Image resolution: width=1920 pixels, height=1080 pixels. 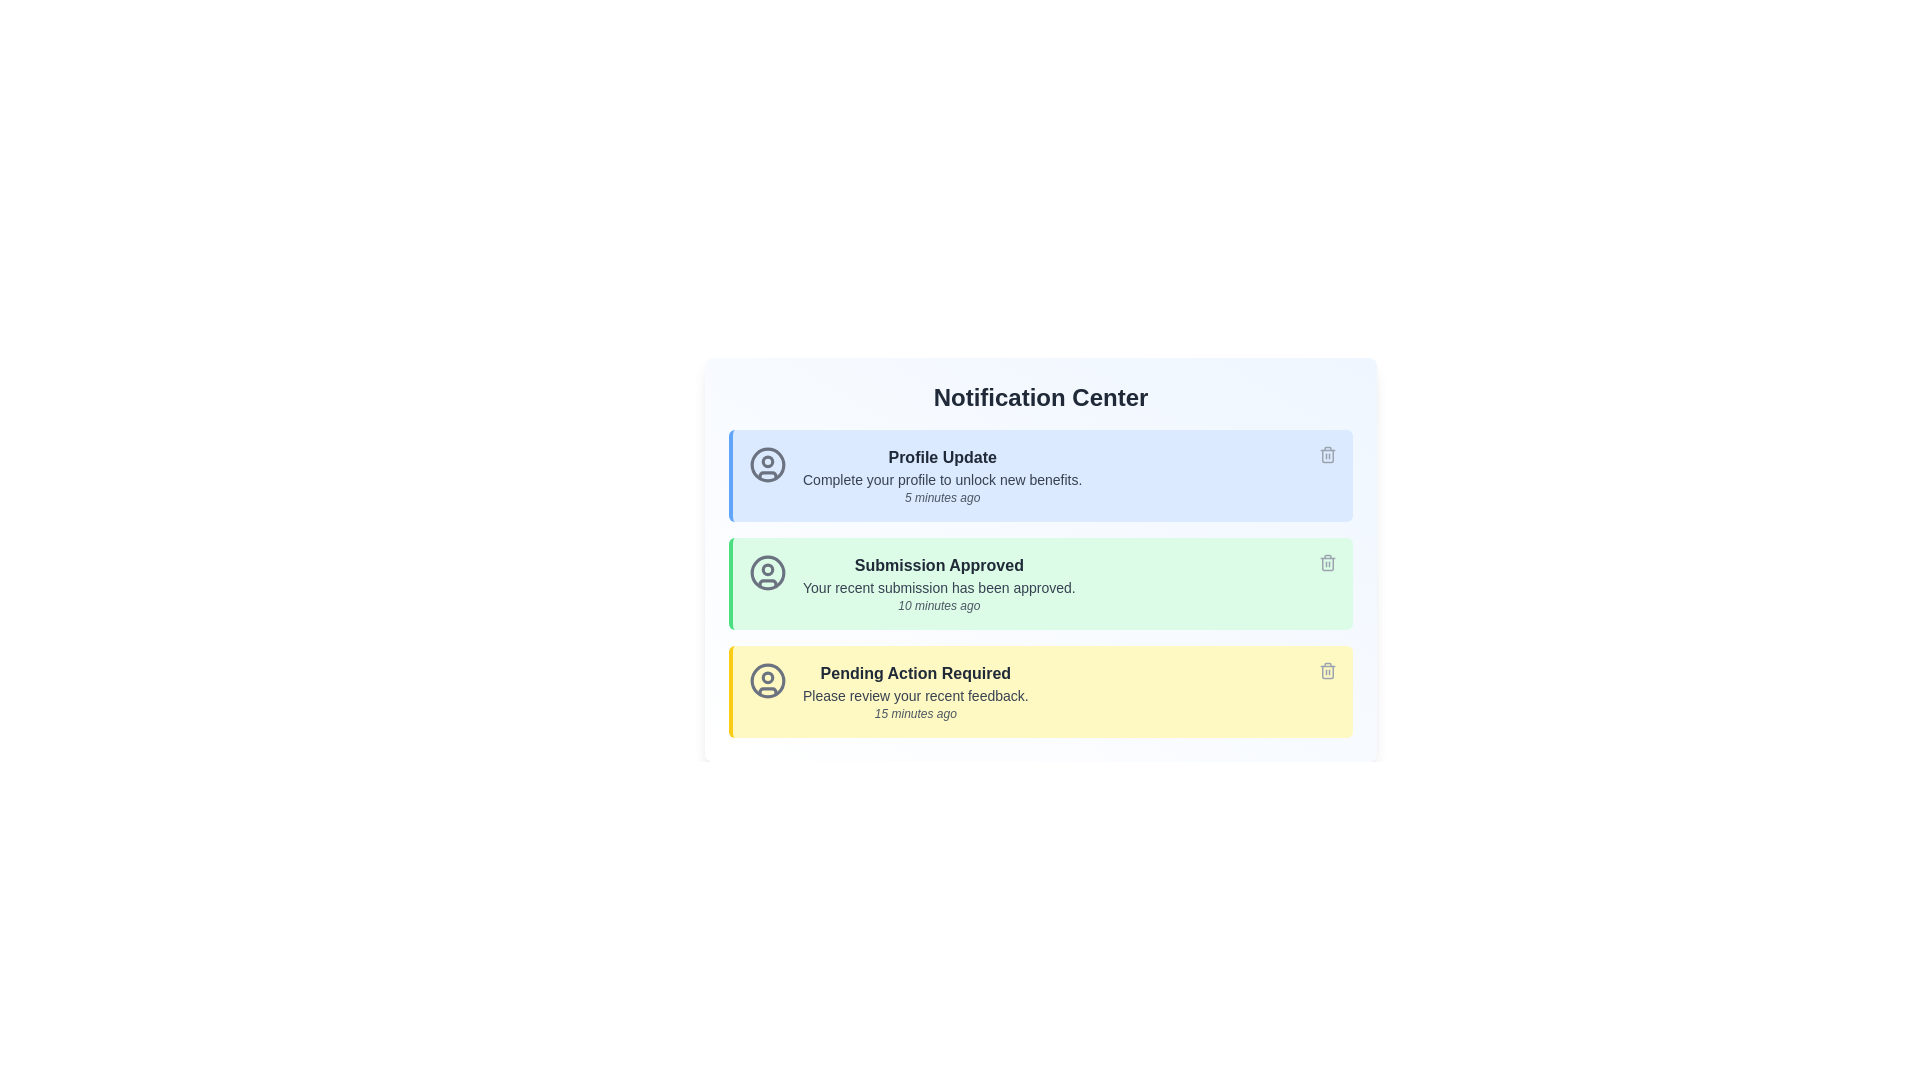 What do you see at coordinates (938, 604) in the screenshot?
I see `timestamp displayed in the notification card, which shows when the notification occurred, specifically the text label indicating '10 minutes ago'` at bounding box center [938, 604].